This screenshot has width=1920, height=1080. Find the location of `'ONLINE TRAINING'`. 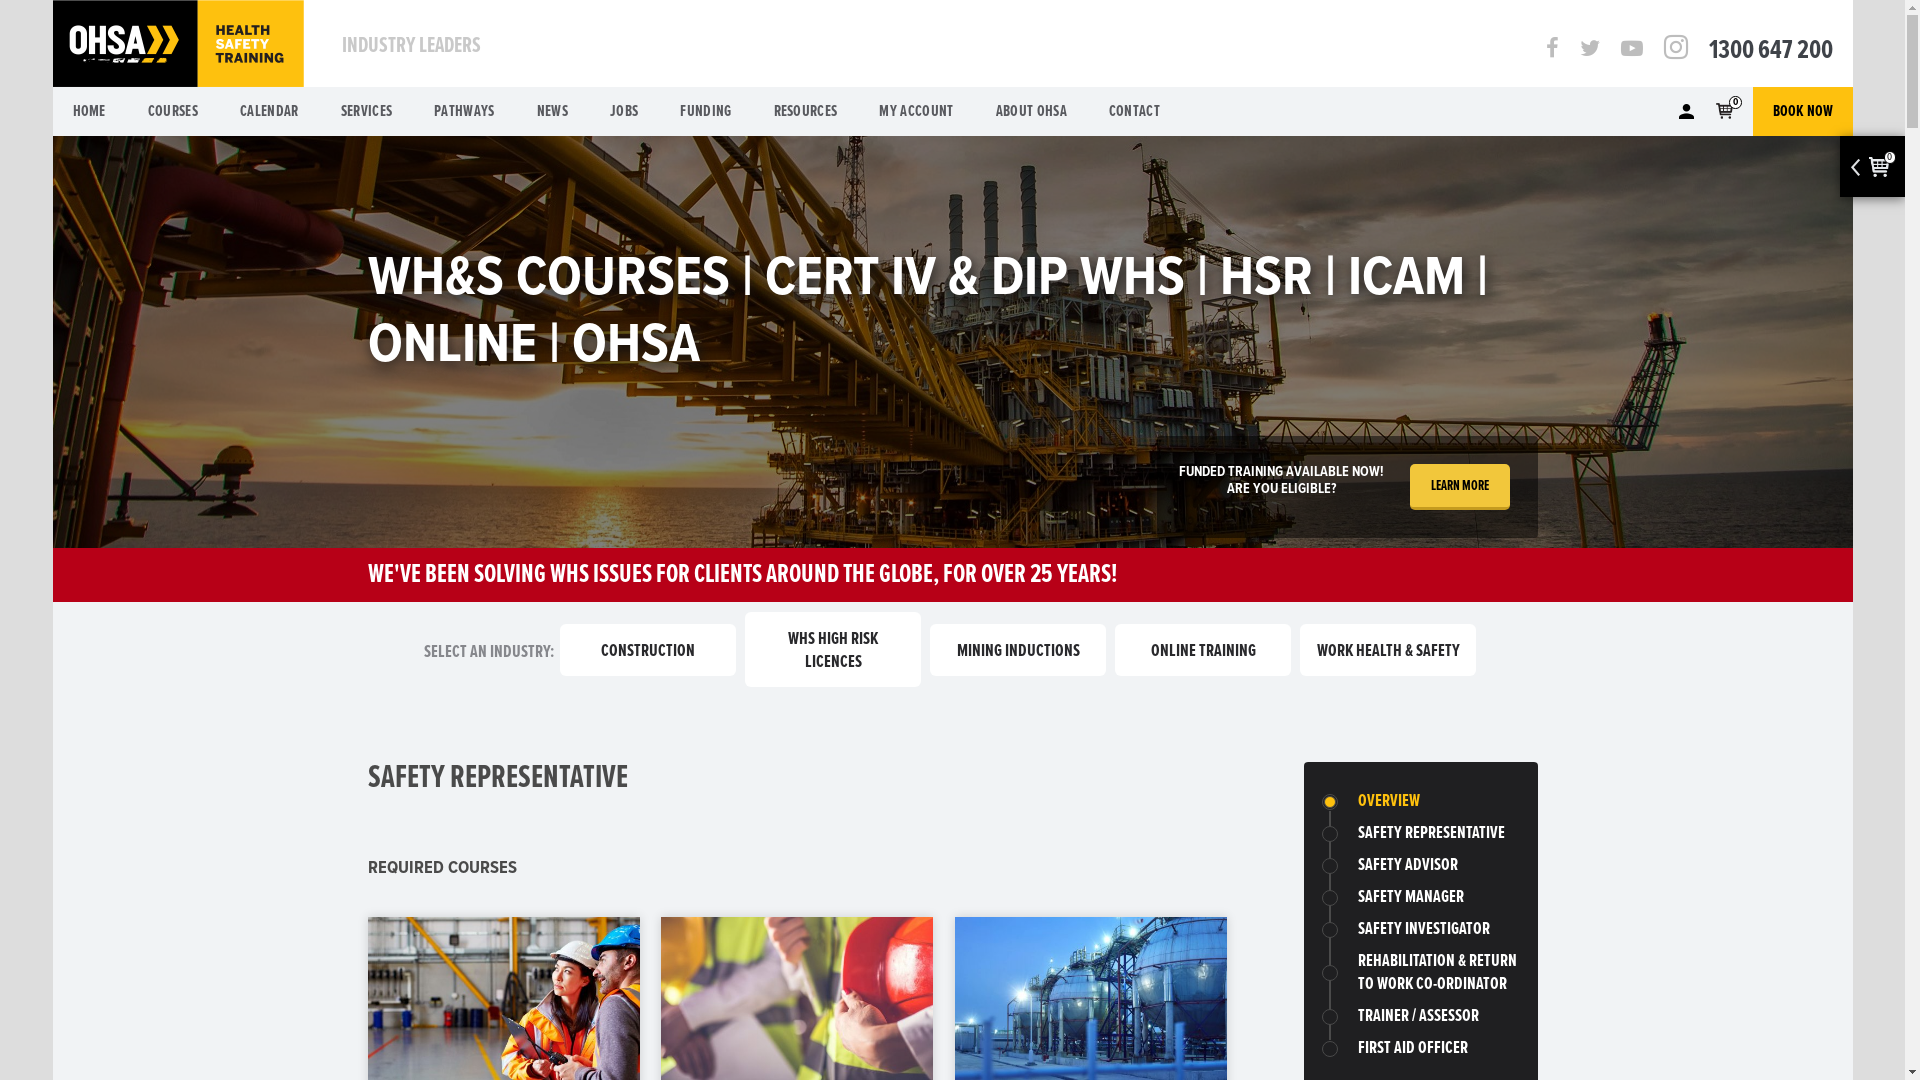

'ONLINE TRAINING' is located at coordinates (1202, 650).